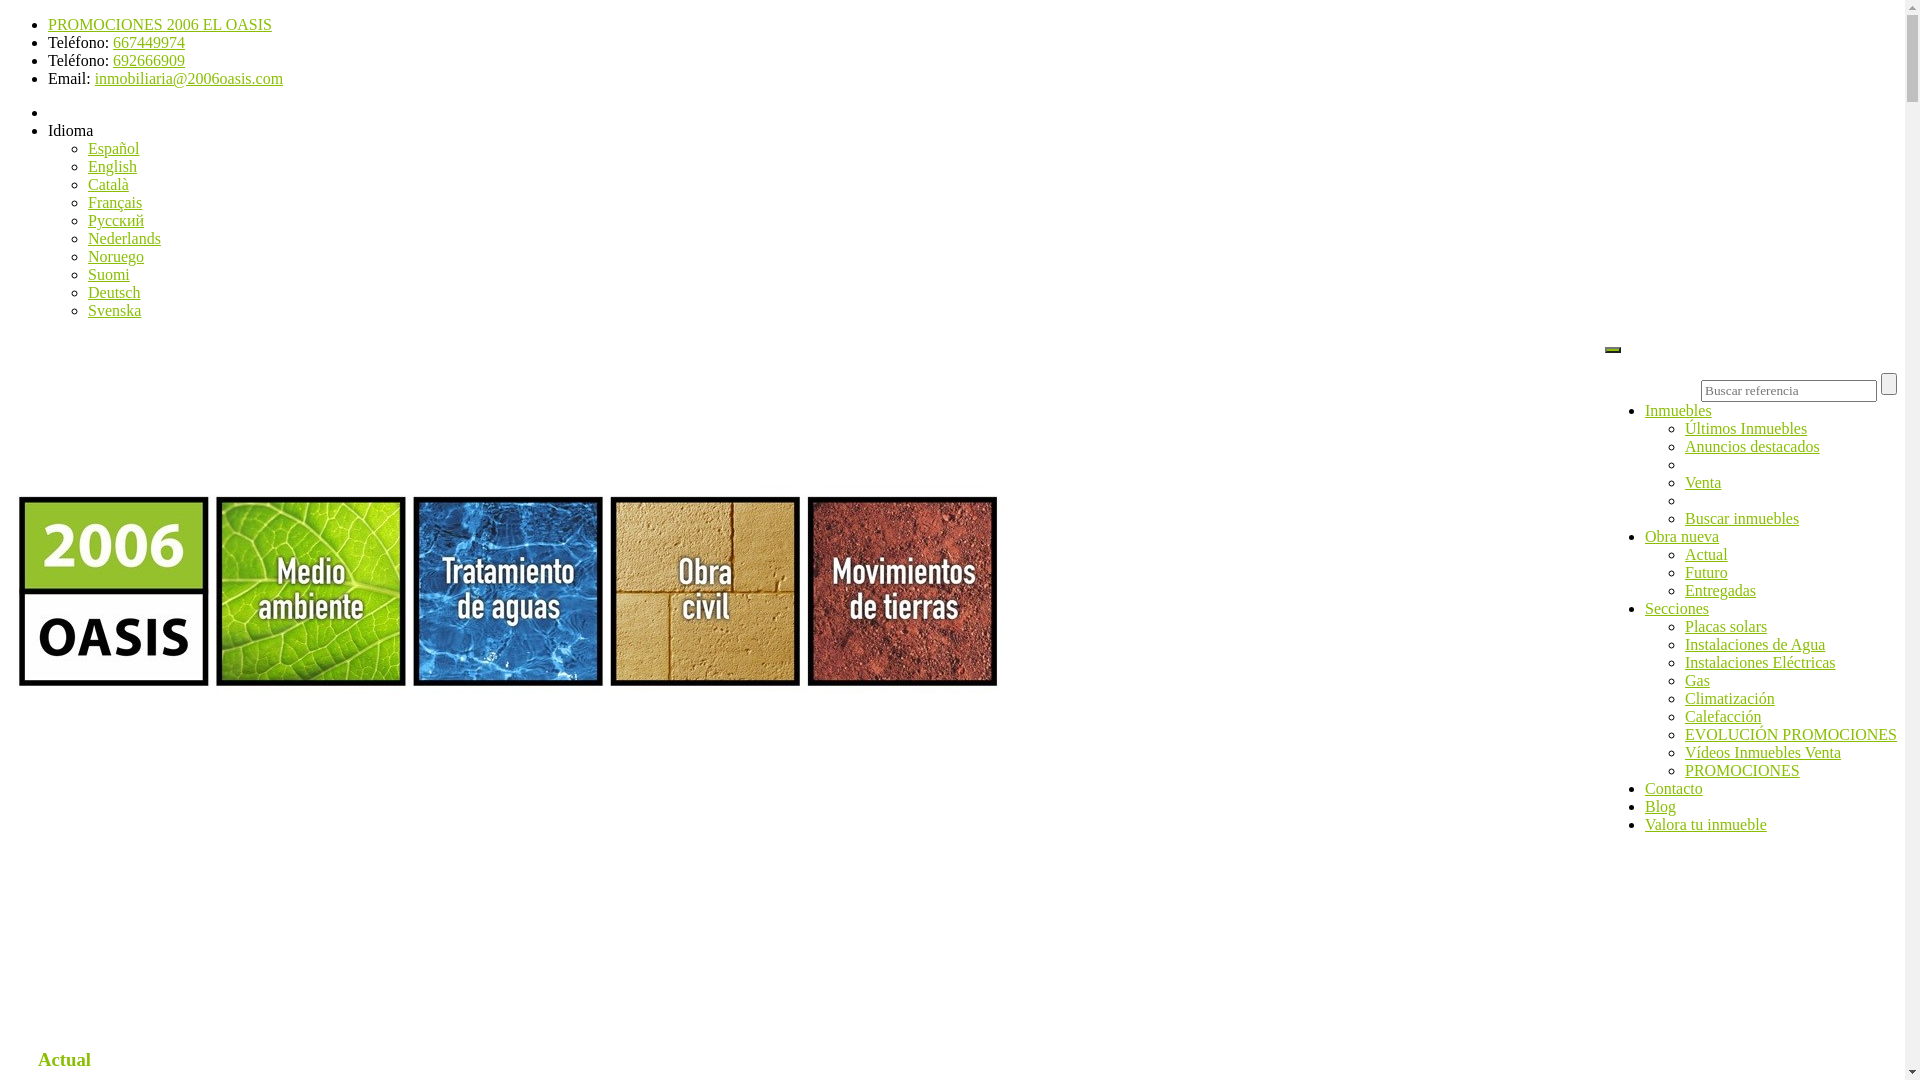 The image size is (1920, 1080). What do you see at coordinates (114, 255) in the screenshot?
I see `'Noruego'` at bounding box center [114, 255].